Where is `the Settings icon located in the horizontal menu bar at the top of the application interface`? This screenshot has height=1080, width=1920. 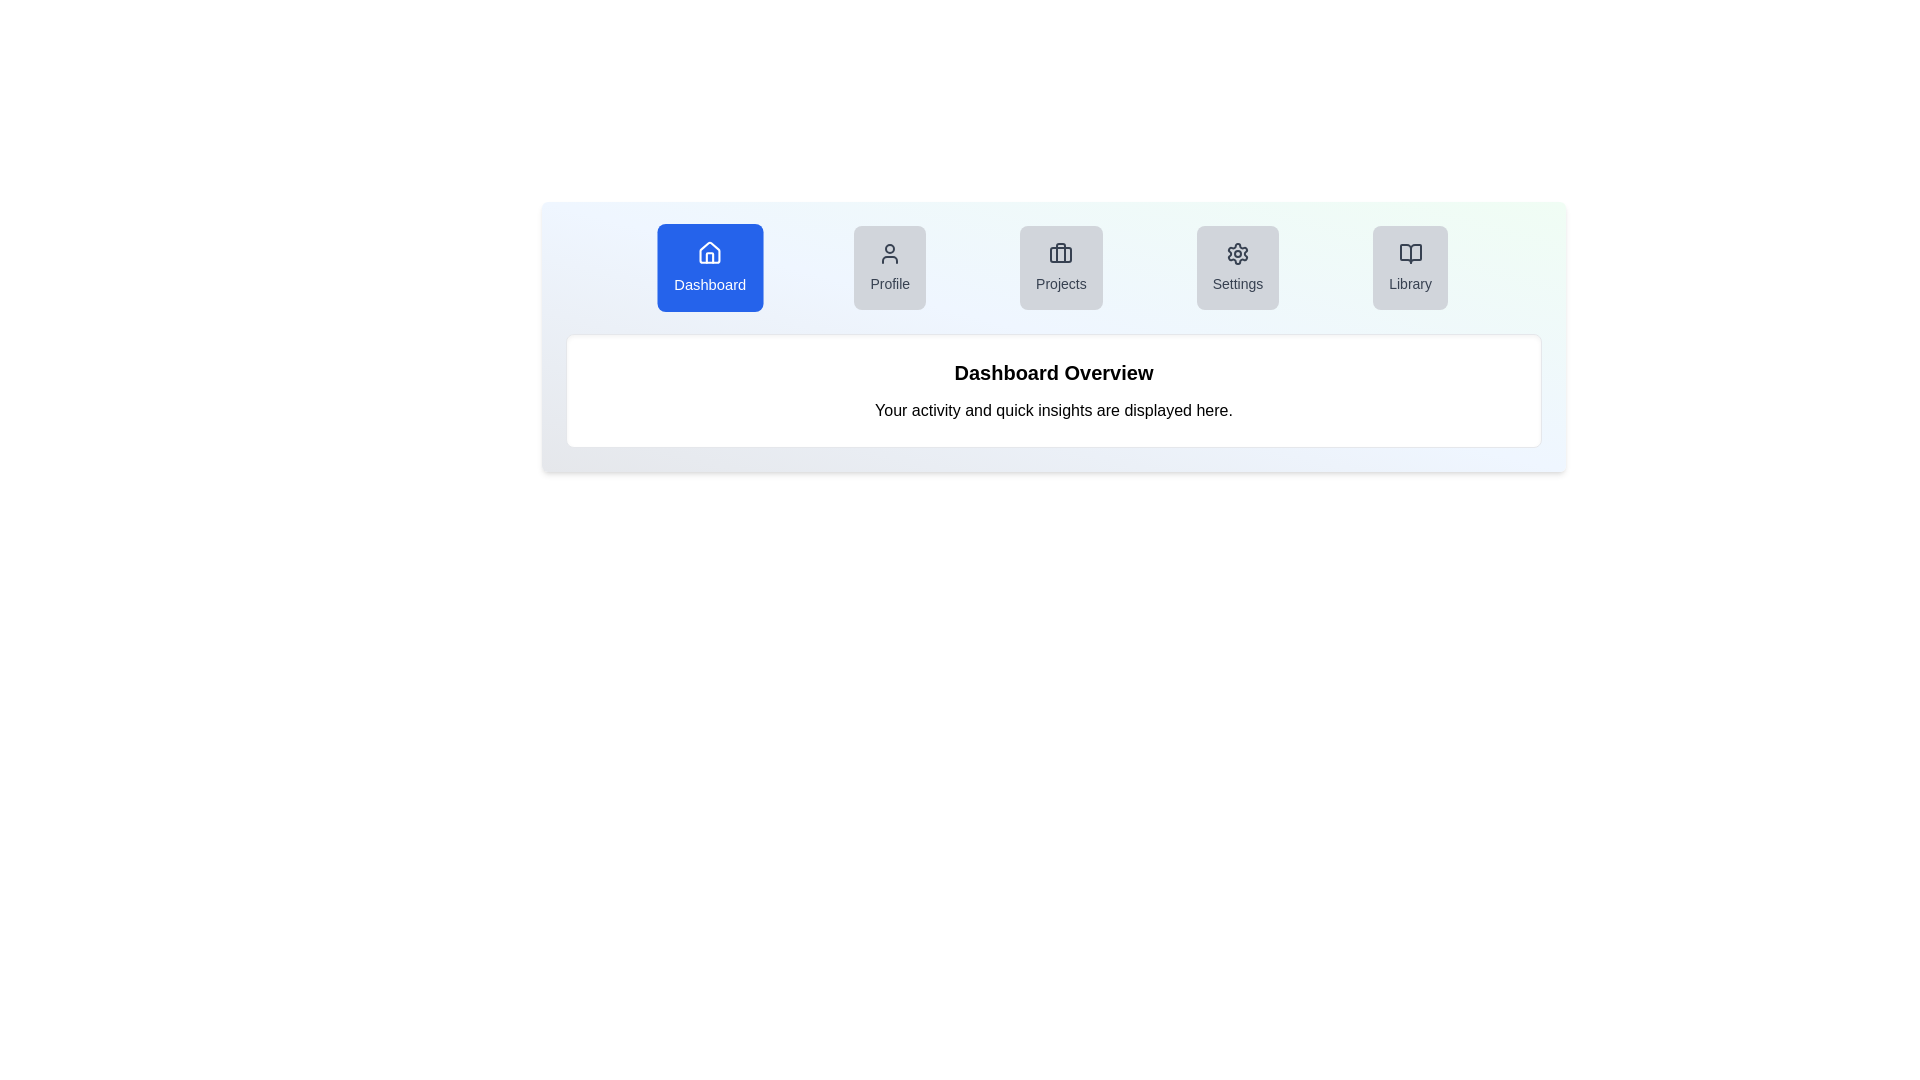 the Settings icon located in the horizontal menu bar at the top of the application interface is located at coordinates (1237, 253).